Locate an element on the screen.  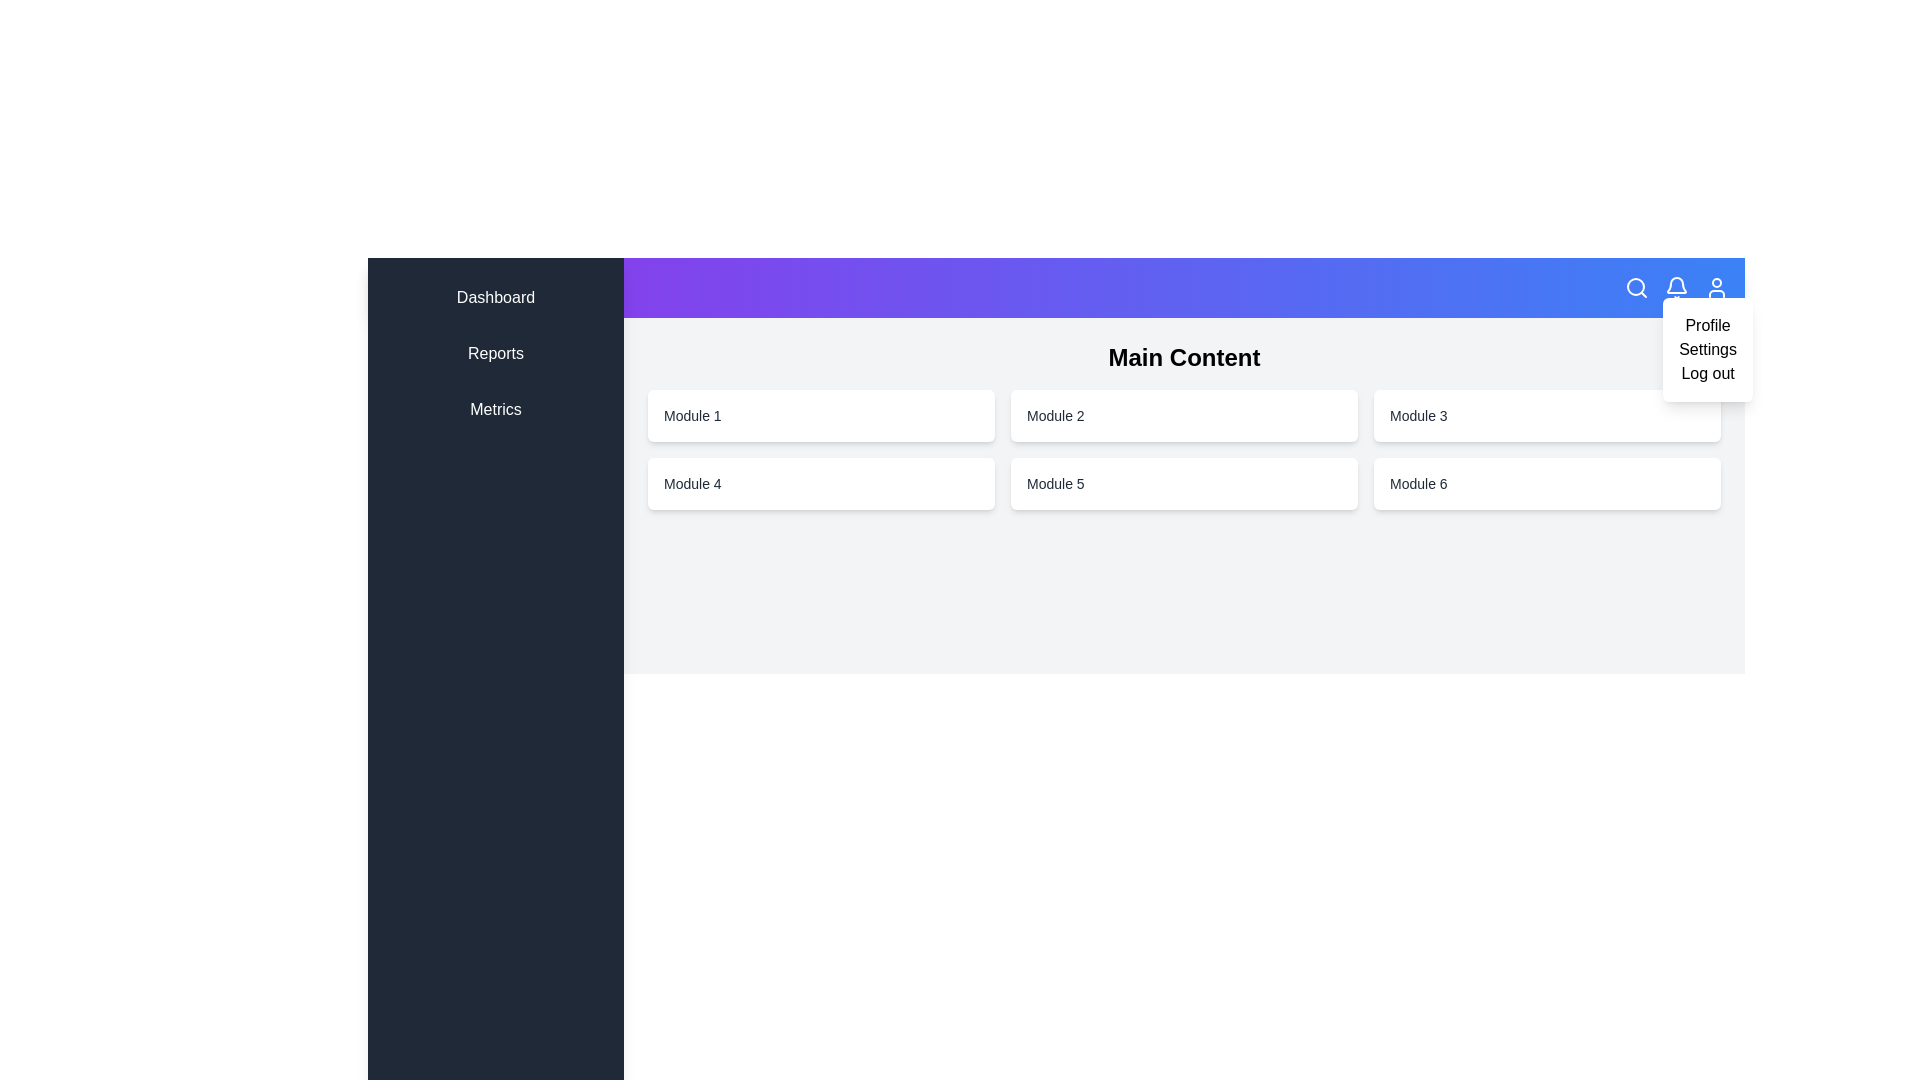
the 'Log out' hyperlink to change its appearance, which is styled with hover effects (light gray text on hover) is located at coordinates (1707, 374).